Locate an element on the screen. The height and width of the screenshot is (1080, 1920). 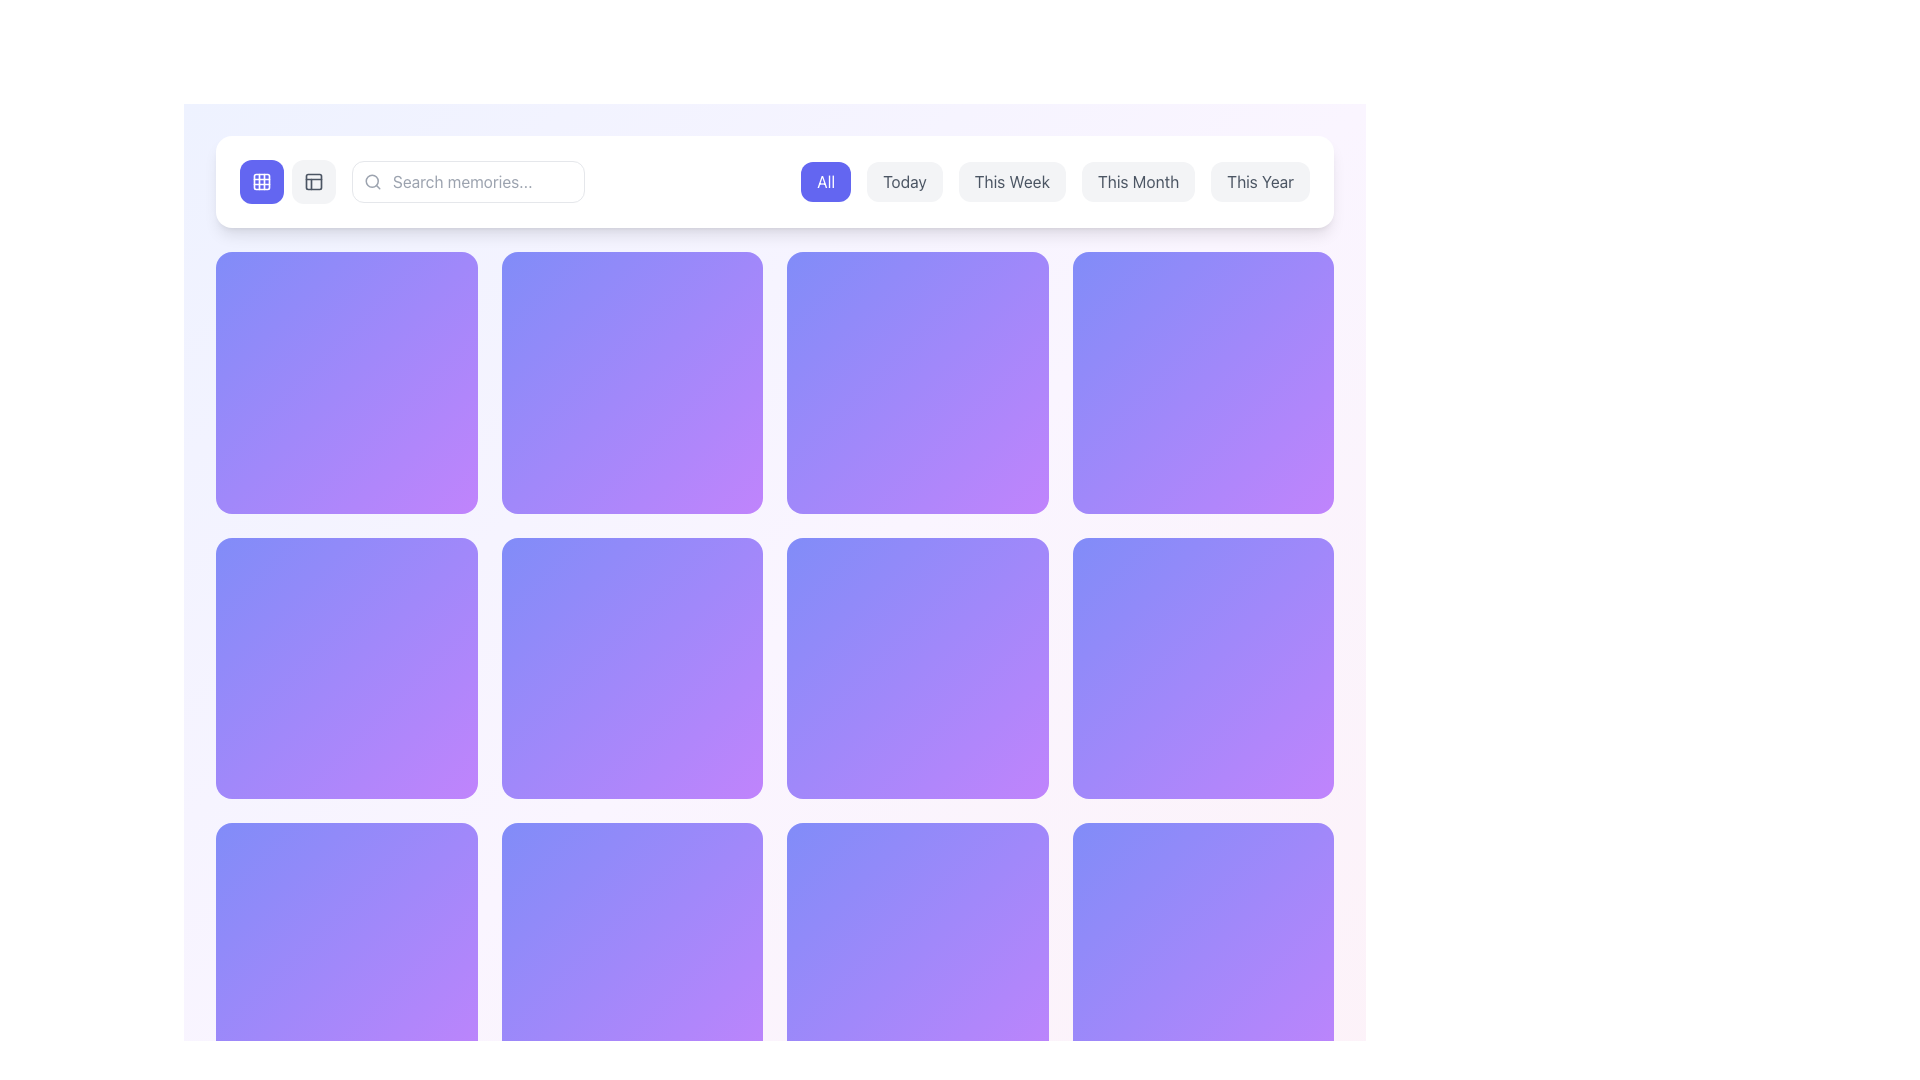
circular part of the magnifying glass icon, which signifies search functionality, located centrally within the icon in the header bar is located at coordinates (372, 181).